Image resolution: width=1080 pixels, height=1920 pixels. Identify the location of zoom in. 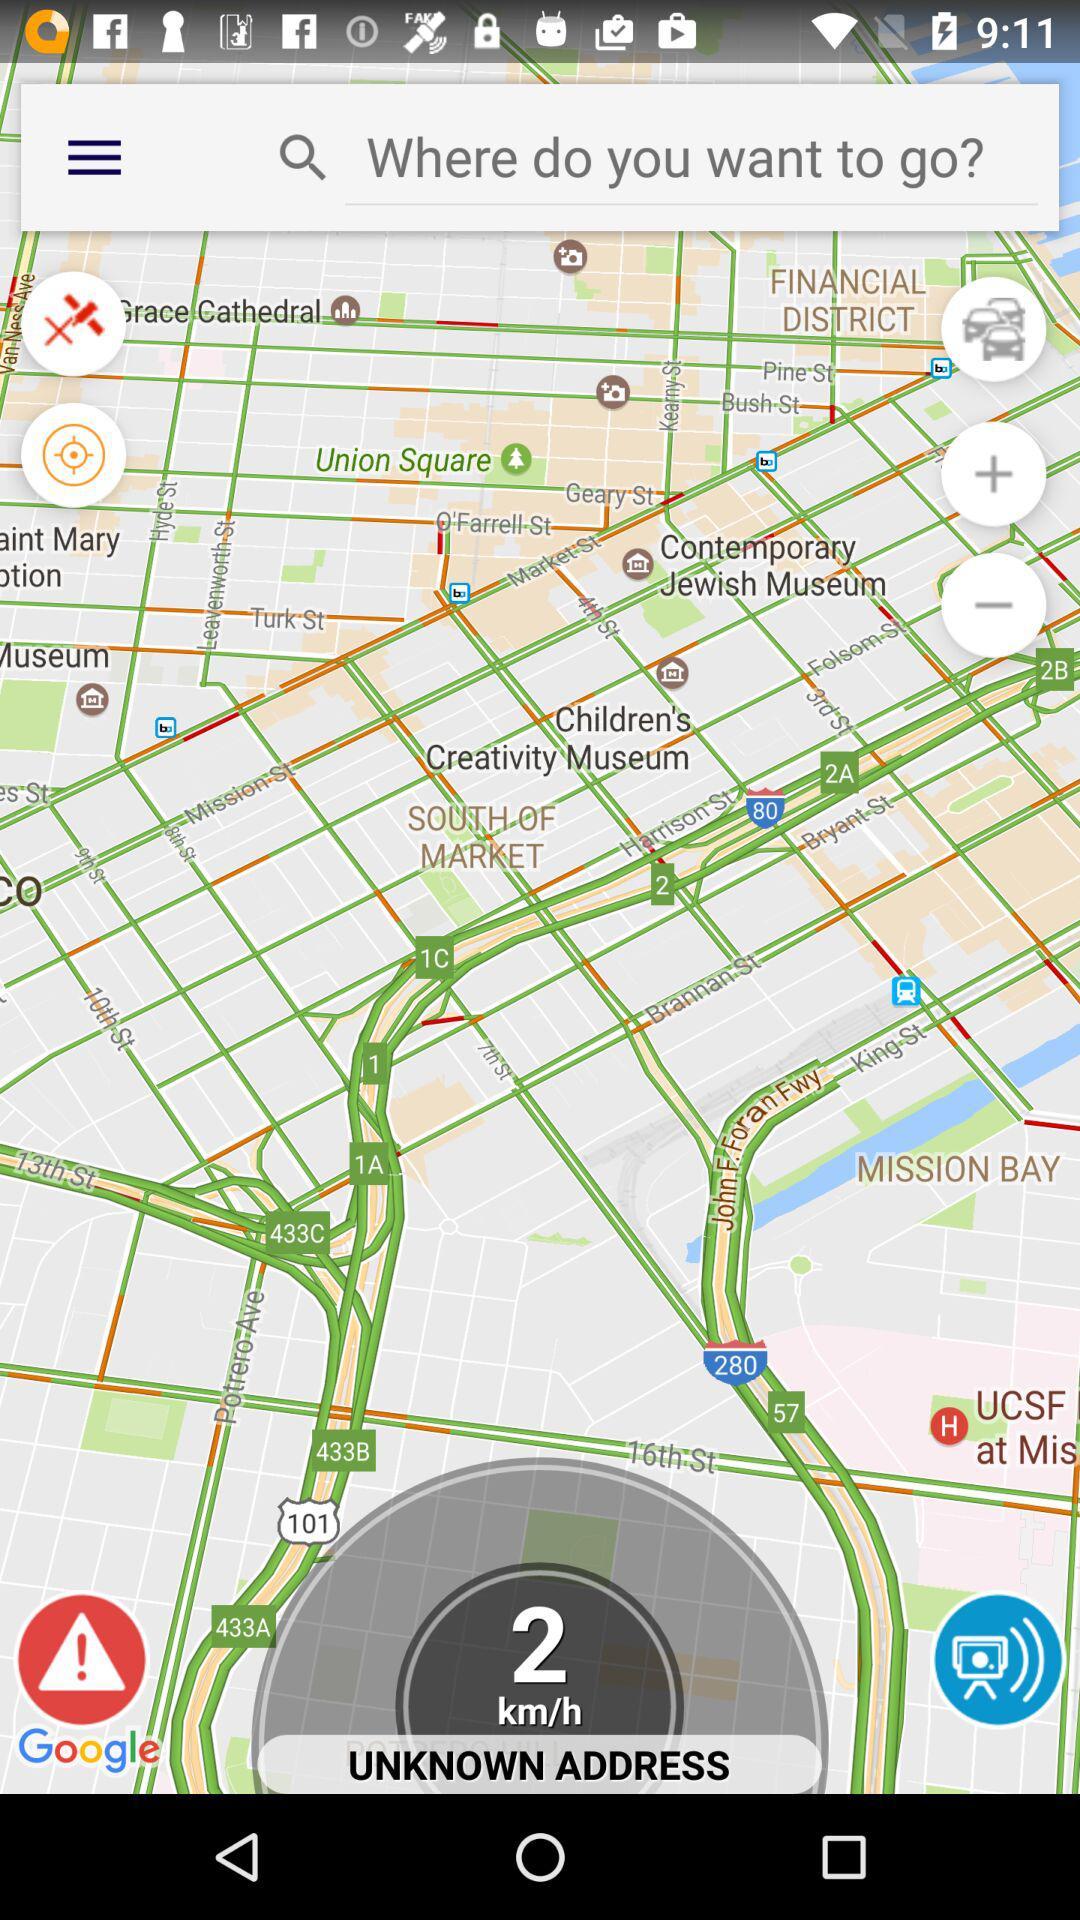
(993, 473).